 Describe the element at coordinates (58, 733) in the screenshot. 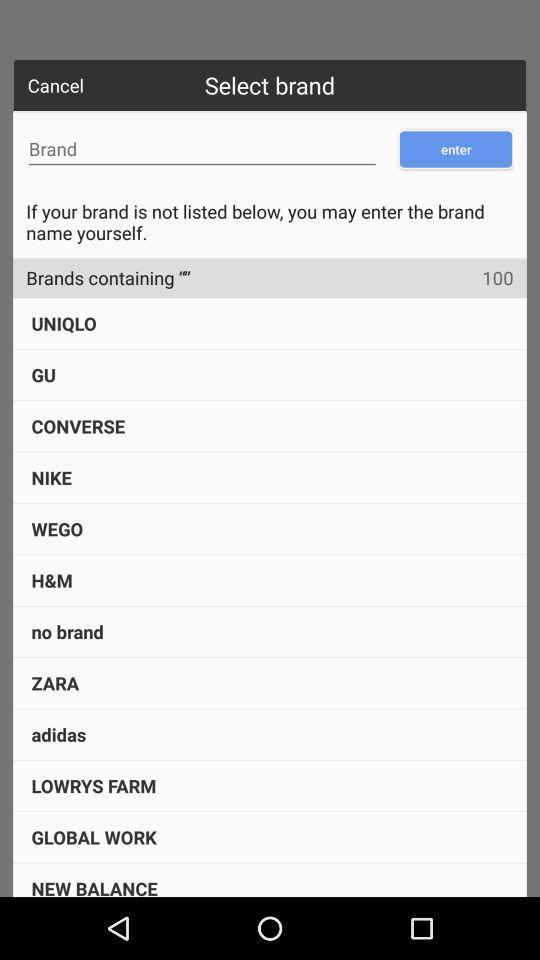

I see `the icon below the zara icon` at that location.